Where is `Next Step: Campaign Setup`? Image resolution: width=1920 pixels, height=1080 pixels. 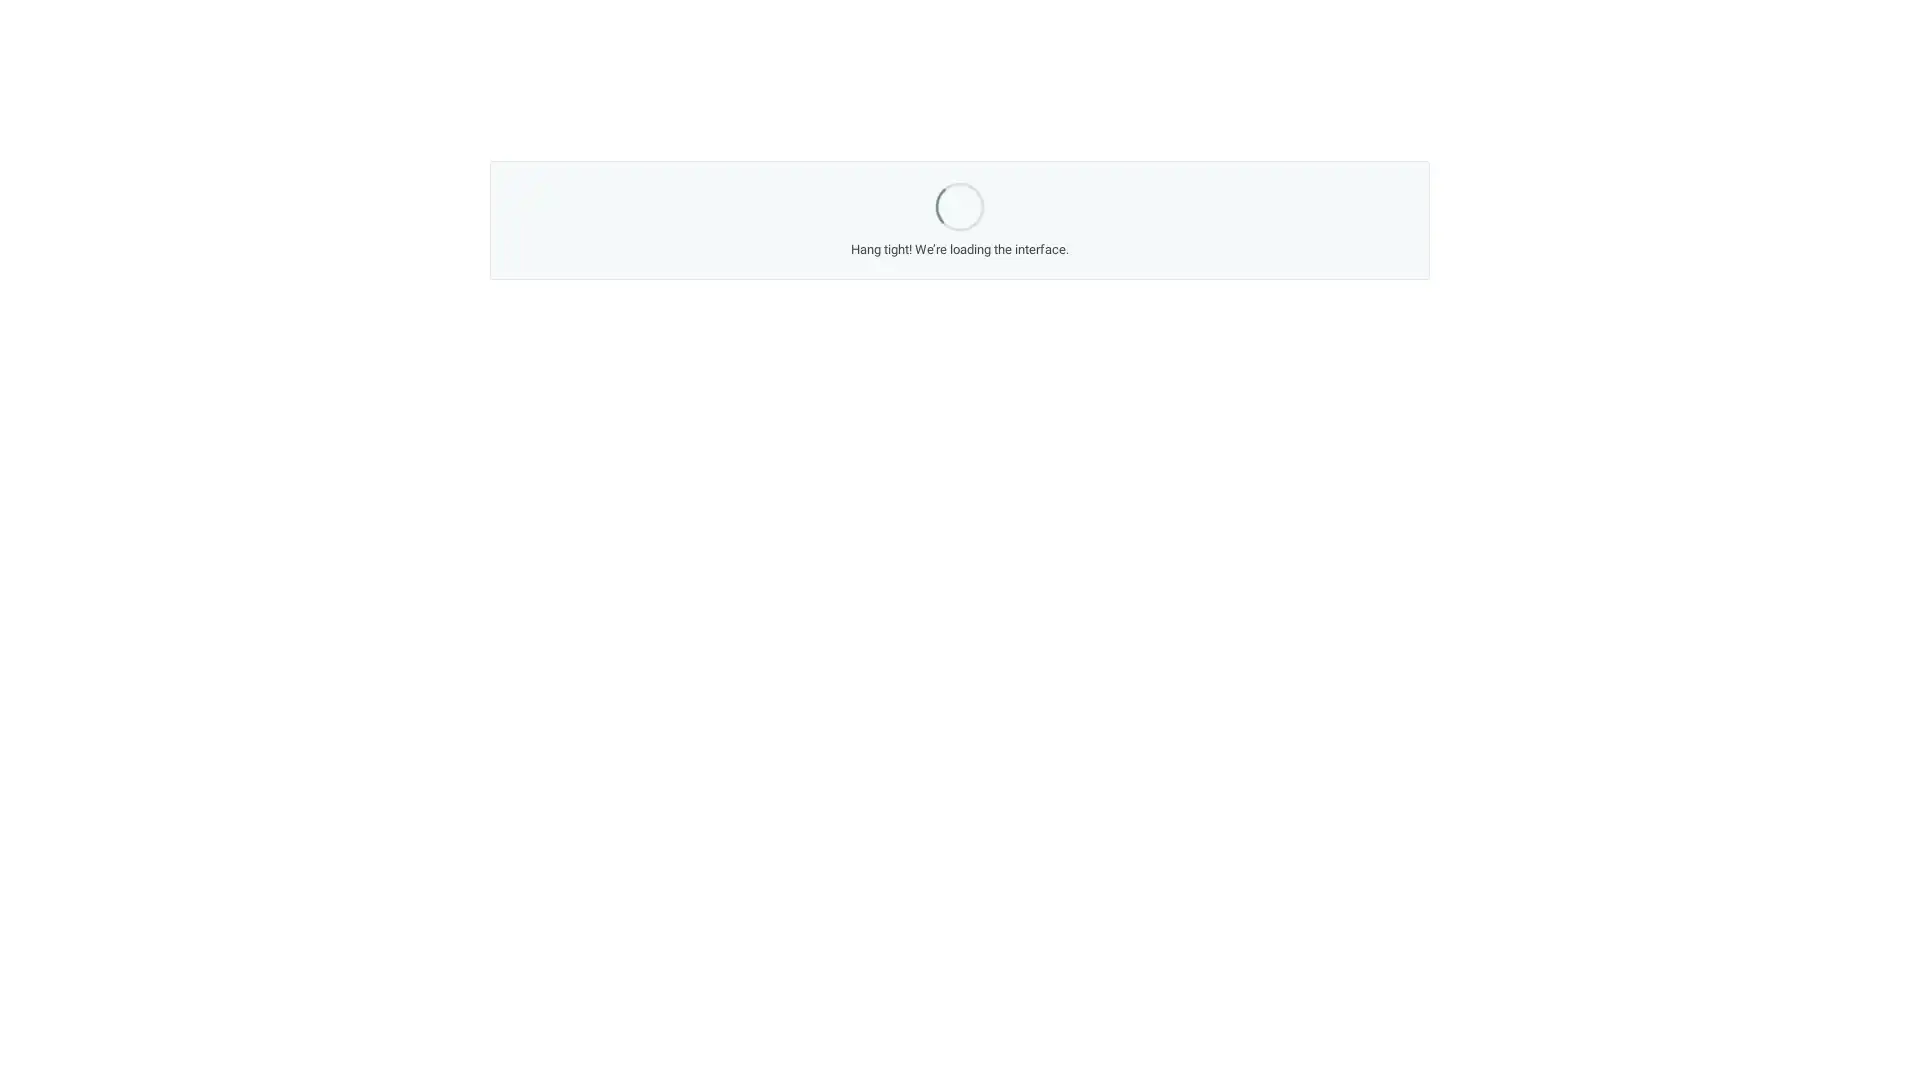 Next Step: Campaign Setup is located at coordinates (1121, 712).